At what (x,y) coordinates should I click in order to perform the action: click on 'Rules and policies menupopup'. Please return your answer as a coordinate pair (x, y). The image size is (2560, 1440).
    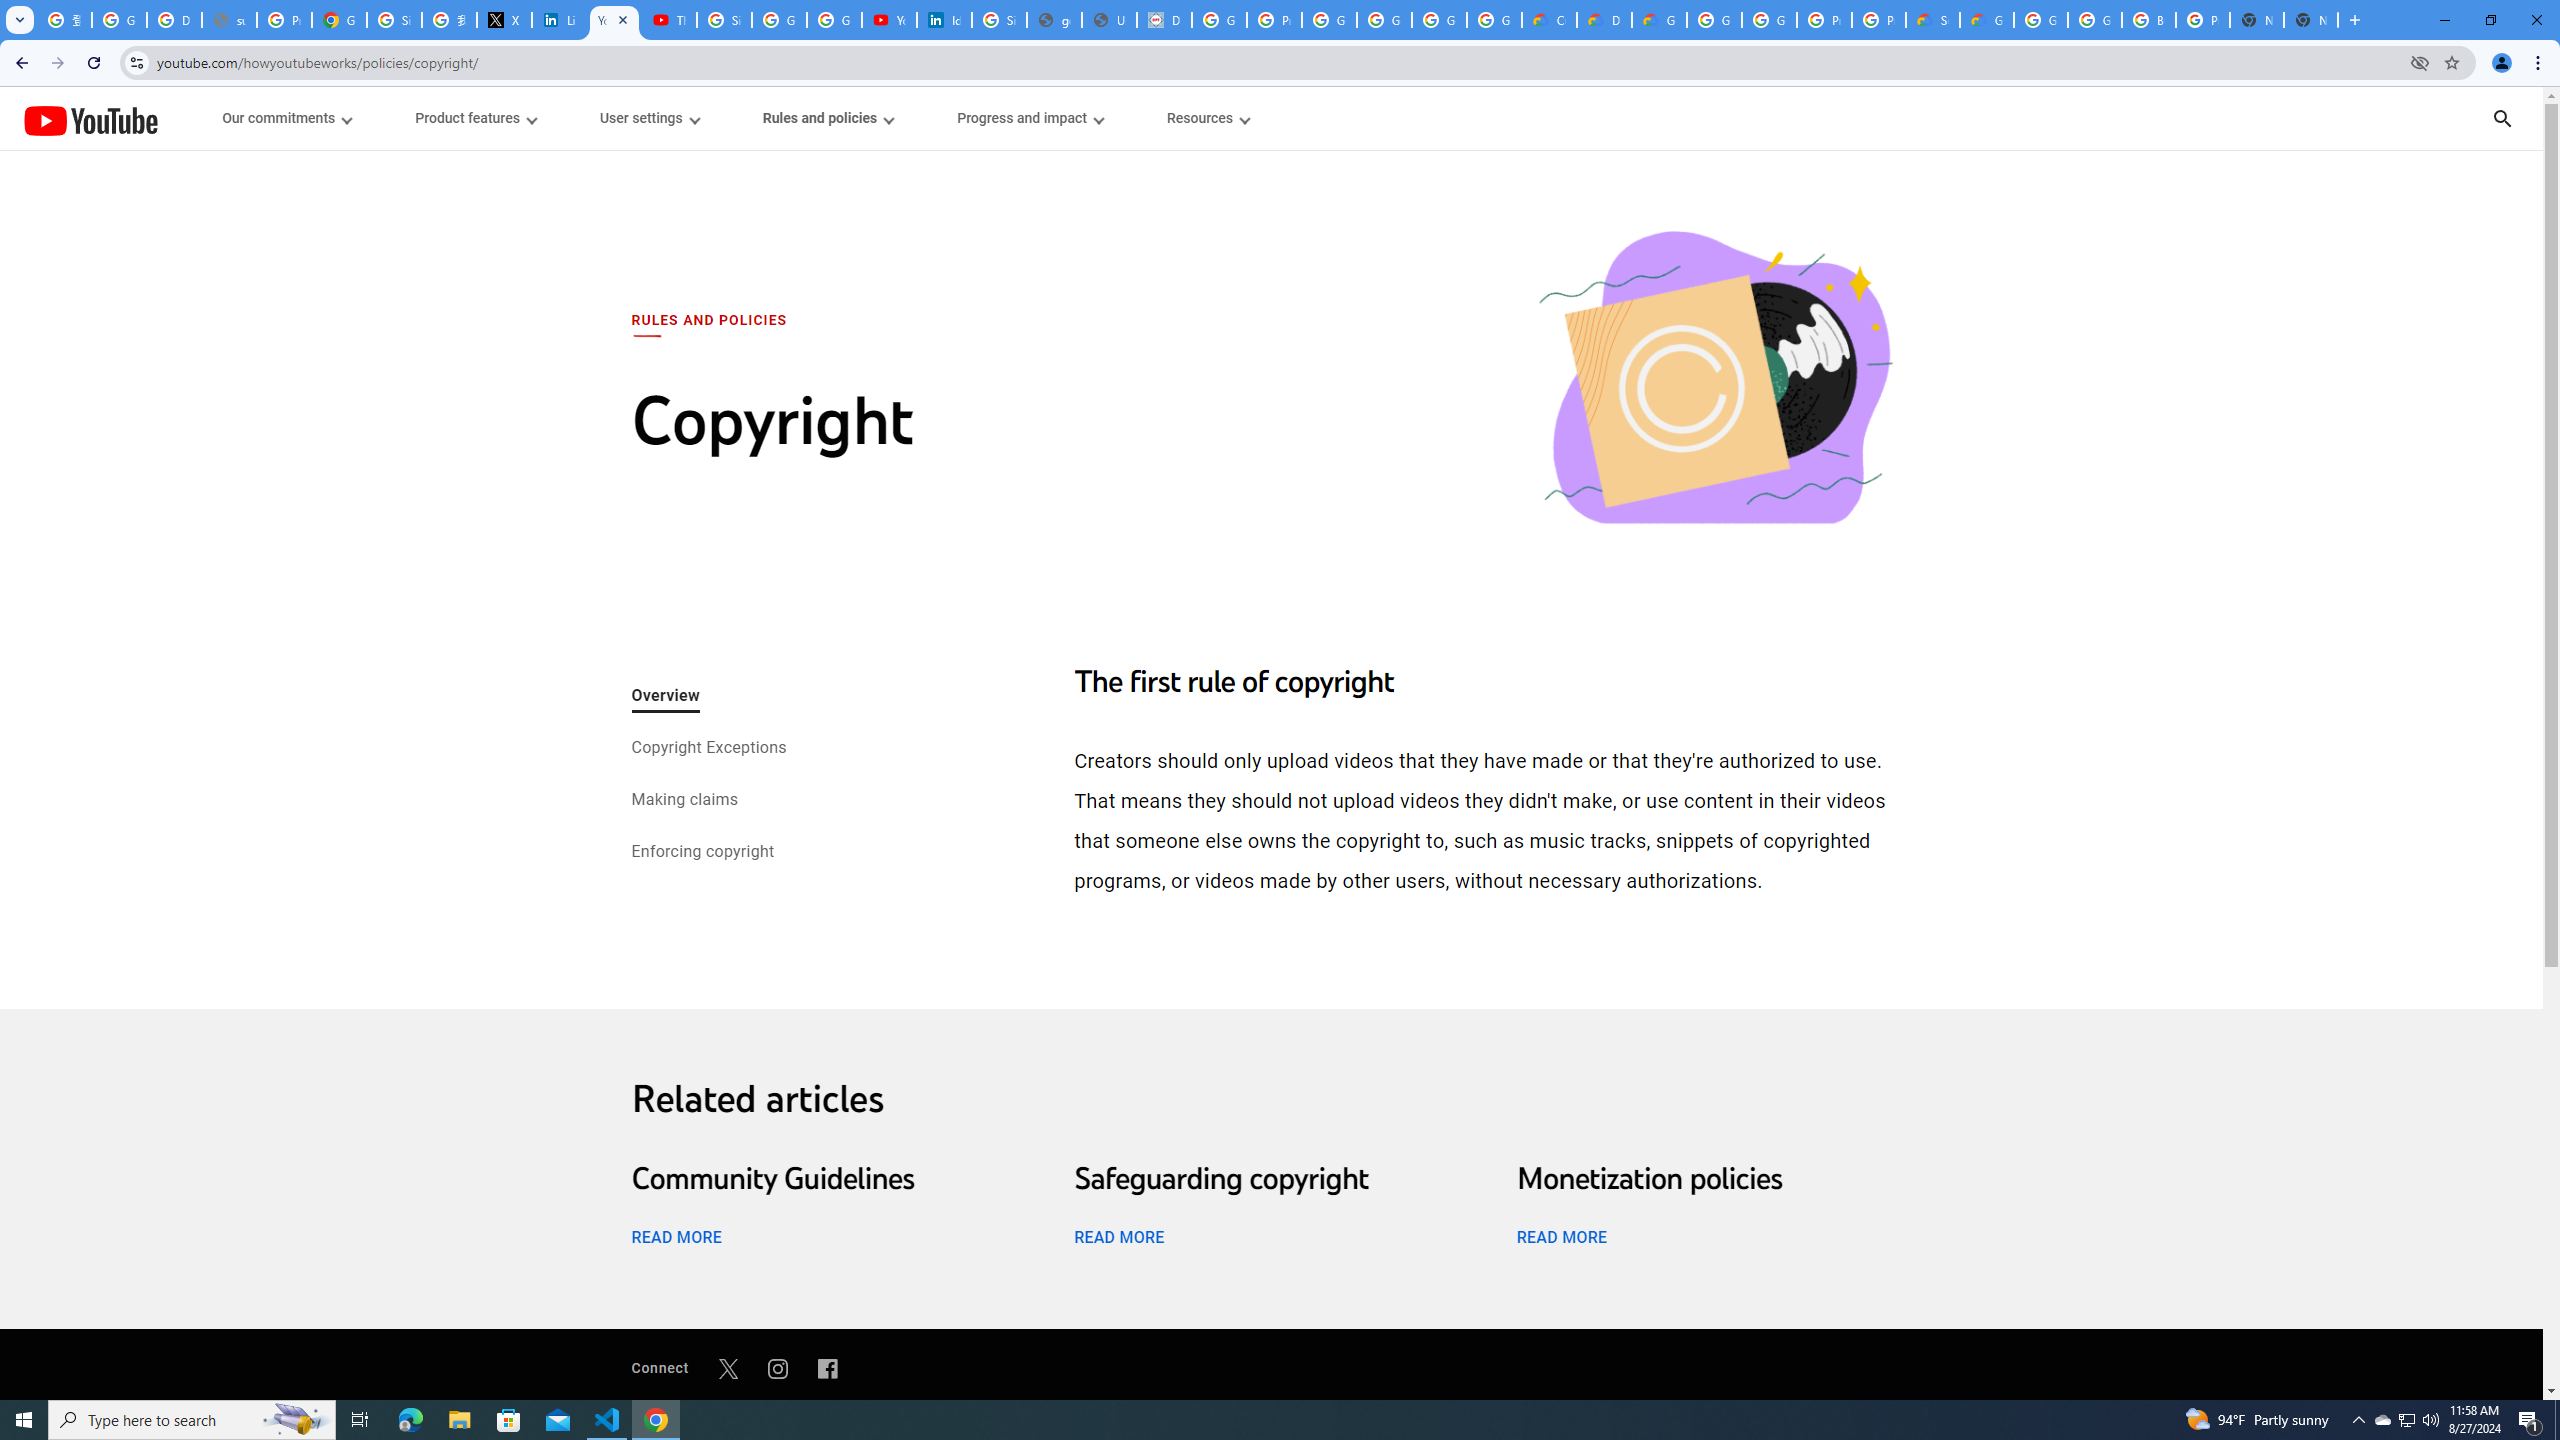
    Looking at the image, I should click on (827, 118).